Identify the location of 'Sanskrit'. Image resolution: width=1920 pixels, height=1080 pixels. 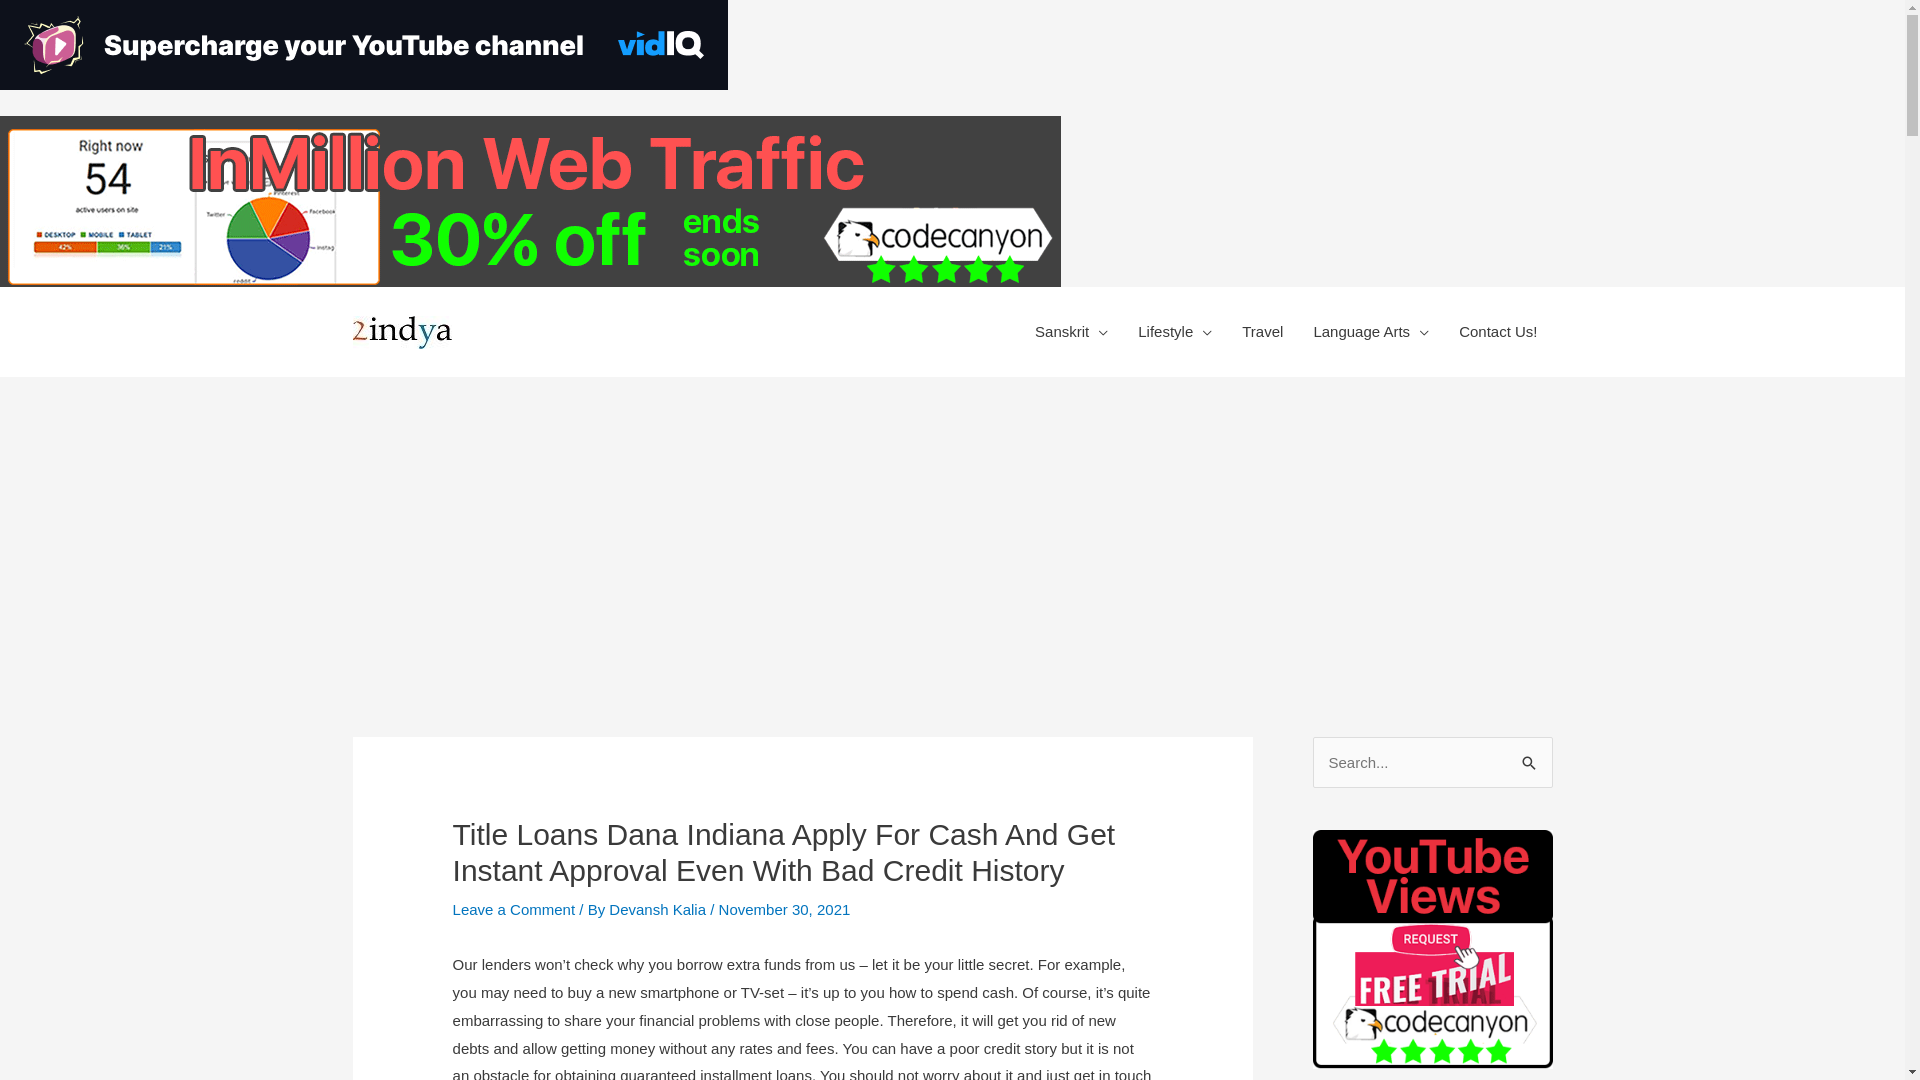
(1070, 330).